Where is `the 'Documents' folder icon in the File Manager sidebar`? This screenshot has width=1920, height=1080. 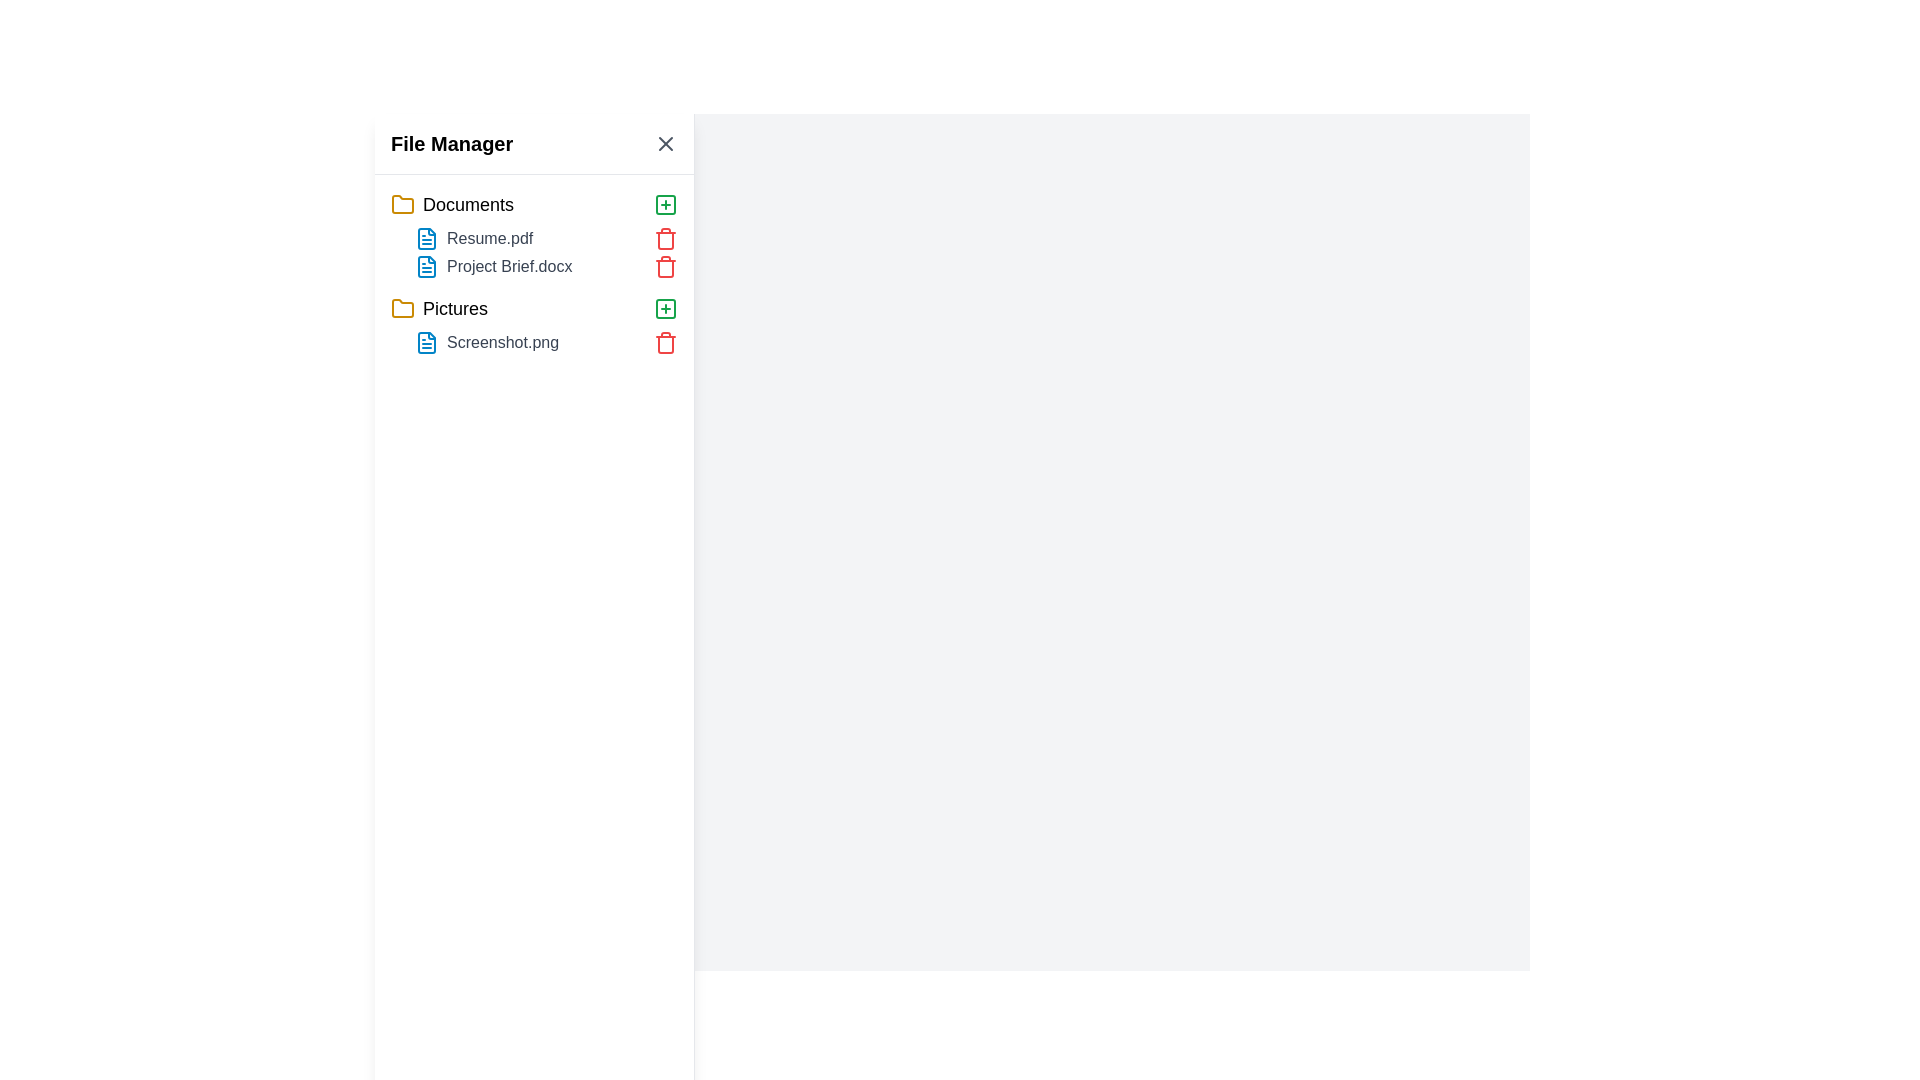
the 'Documents' folder icon in the File Manager sidebar is located at coordinates (402, 204).